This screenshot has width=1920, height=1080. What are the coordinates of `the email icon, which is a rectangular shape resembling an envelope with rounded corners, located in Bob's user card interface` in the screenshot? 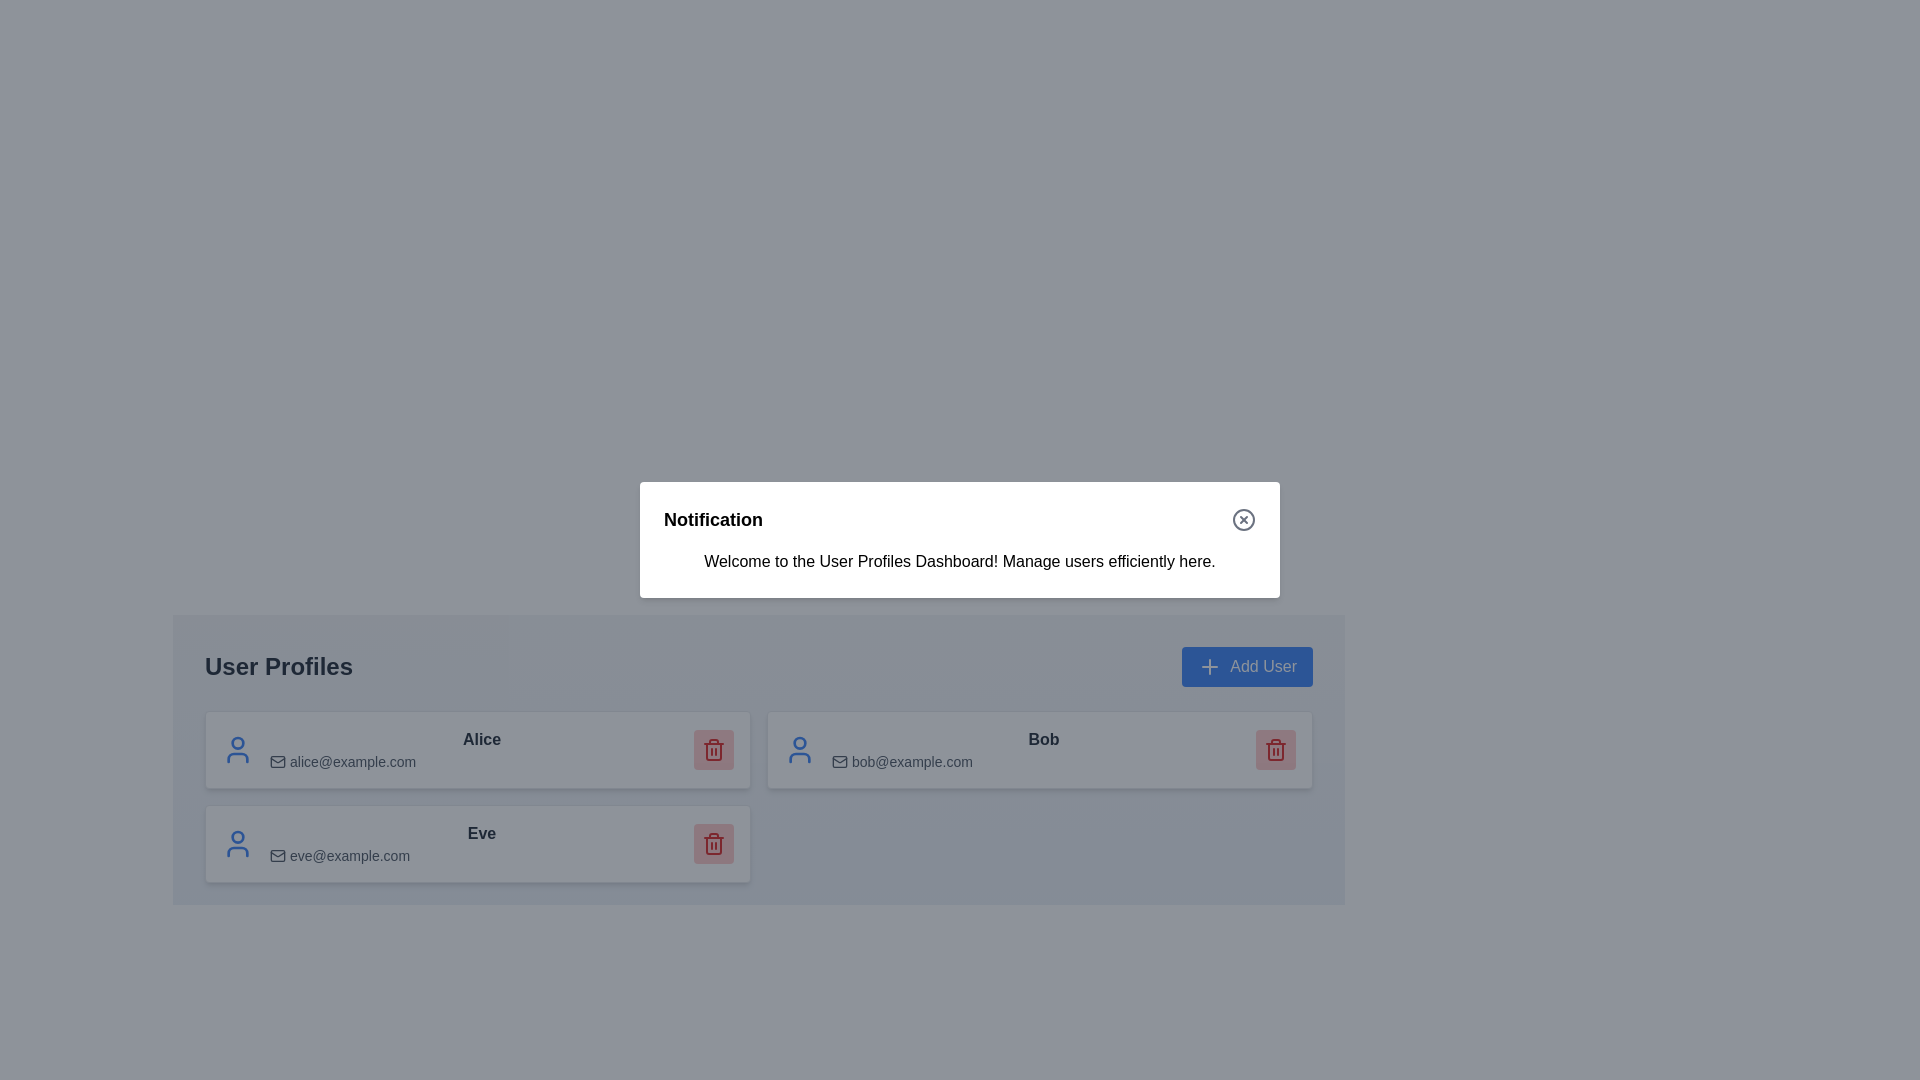 It's located at (840, 762).